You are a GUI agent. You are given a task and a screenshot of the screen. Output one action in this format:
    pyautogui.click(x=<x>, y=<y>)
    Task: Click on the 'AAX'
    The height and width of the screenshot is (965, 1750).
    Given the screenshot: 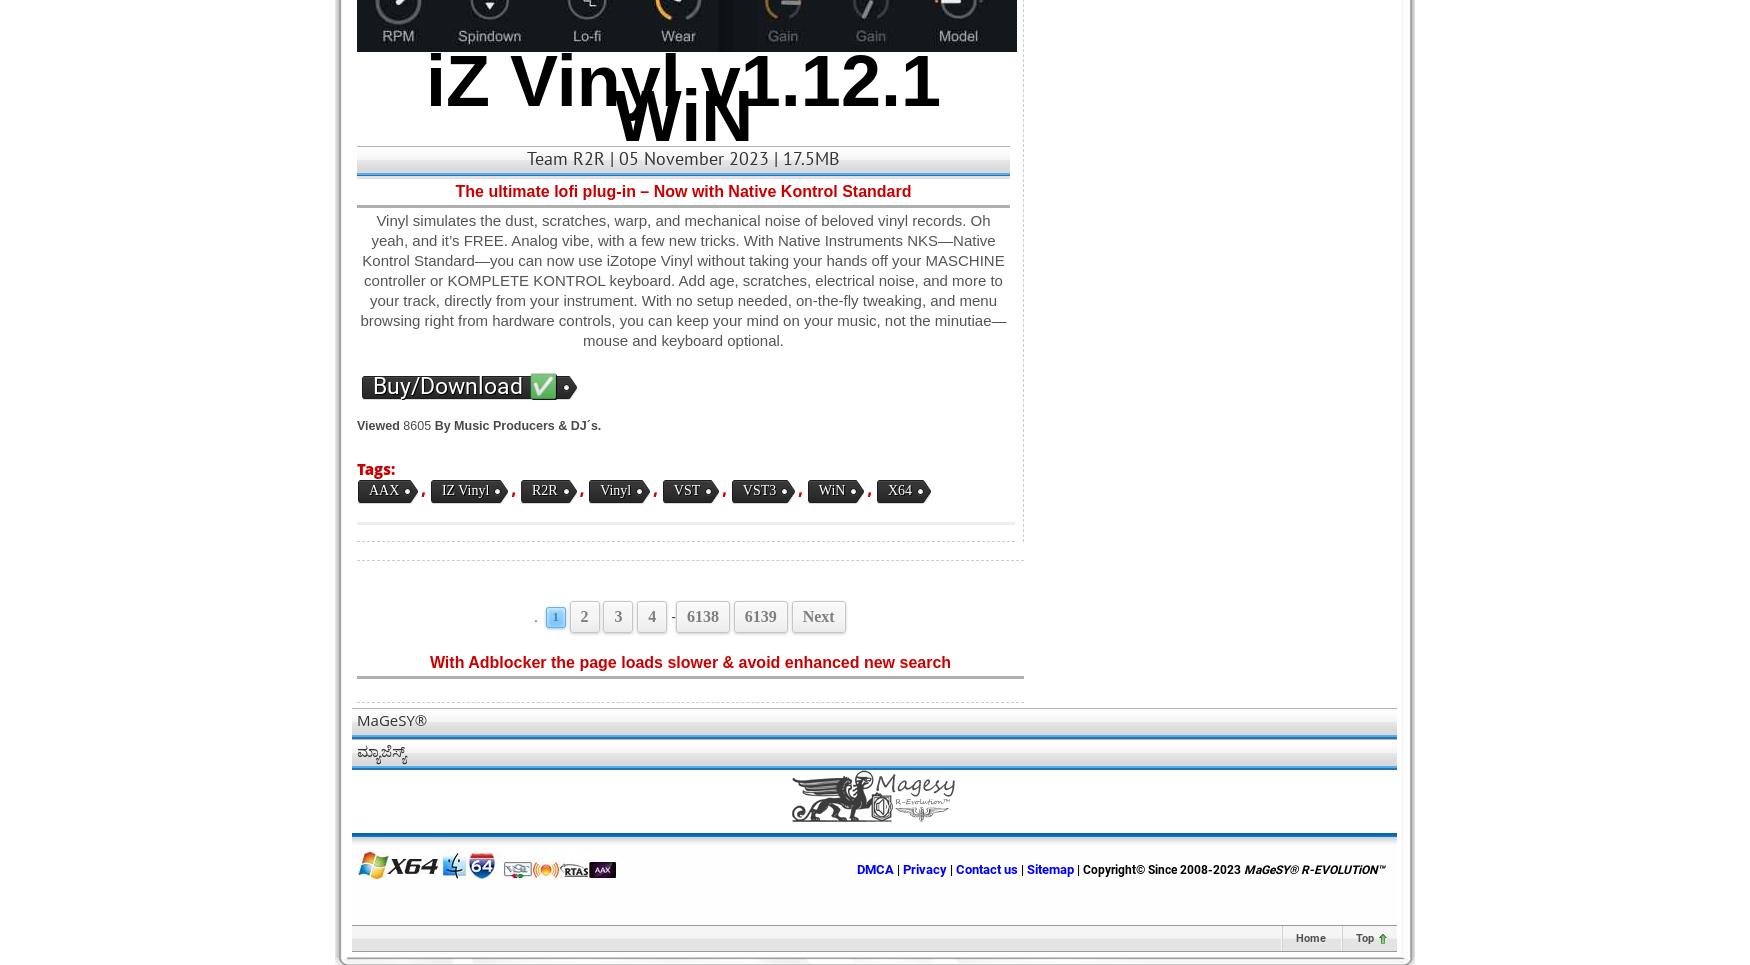 What is the action you would take?
    pyautogui.click(x=382, y=490)
    